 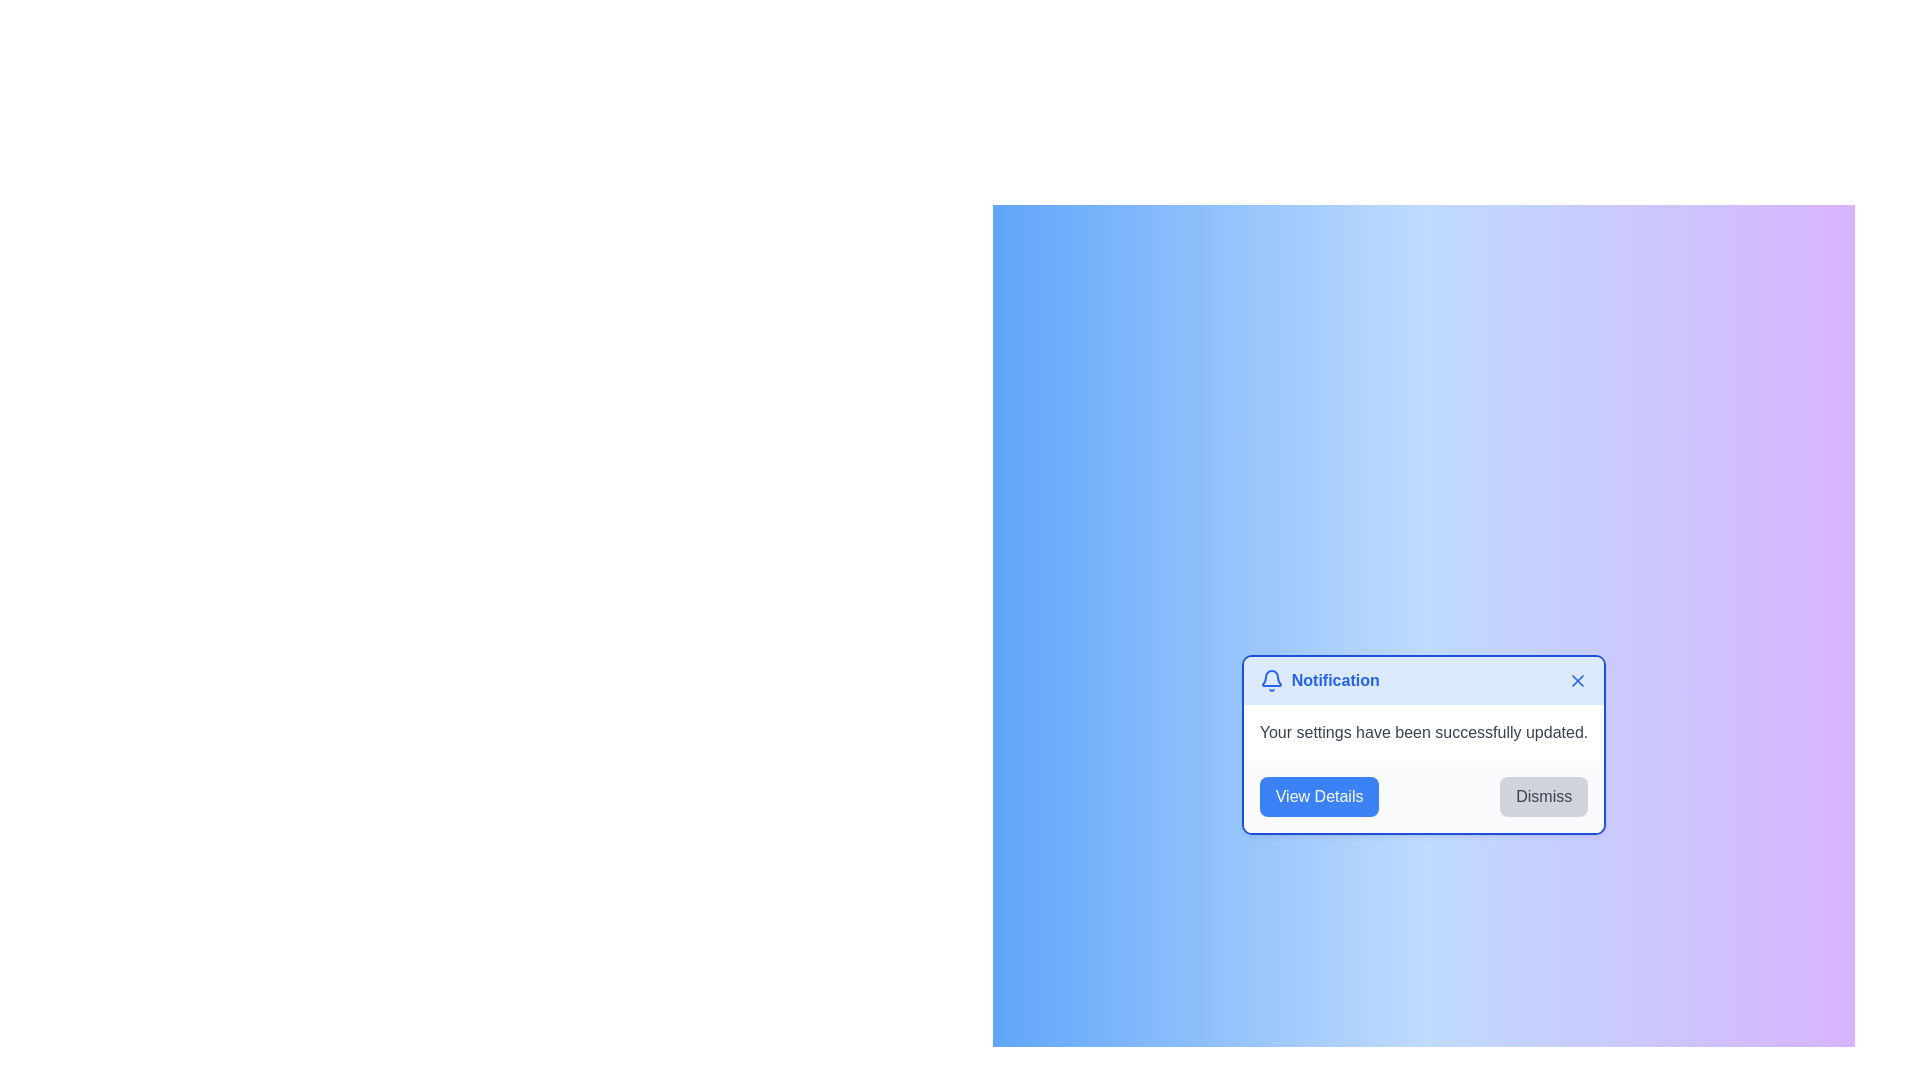 I want to click on the button located to the left of the 'Dismiss' button within the light gray notification box, so click(x=1319, y=796).